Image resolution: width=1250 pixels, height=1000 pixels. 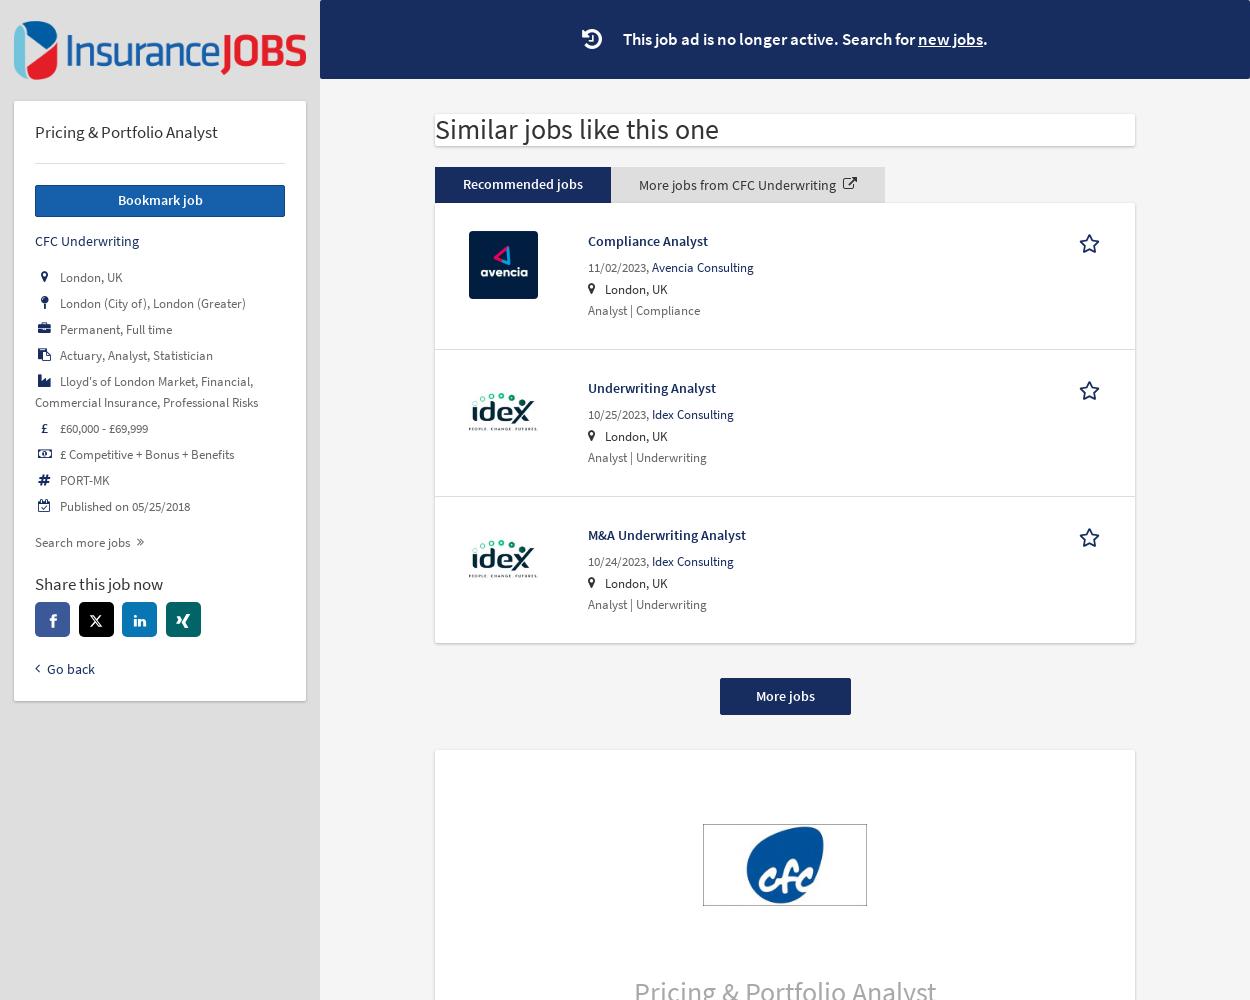 What do you see at coordinates (586, 534) in the screenshot?
I see `'M&A Underwriting Analyst'` at bounding box center [586, 534].